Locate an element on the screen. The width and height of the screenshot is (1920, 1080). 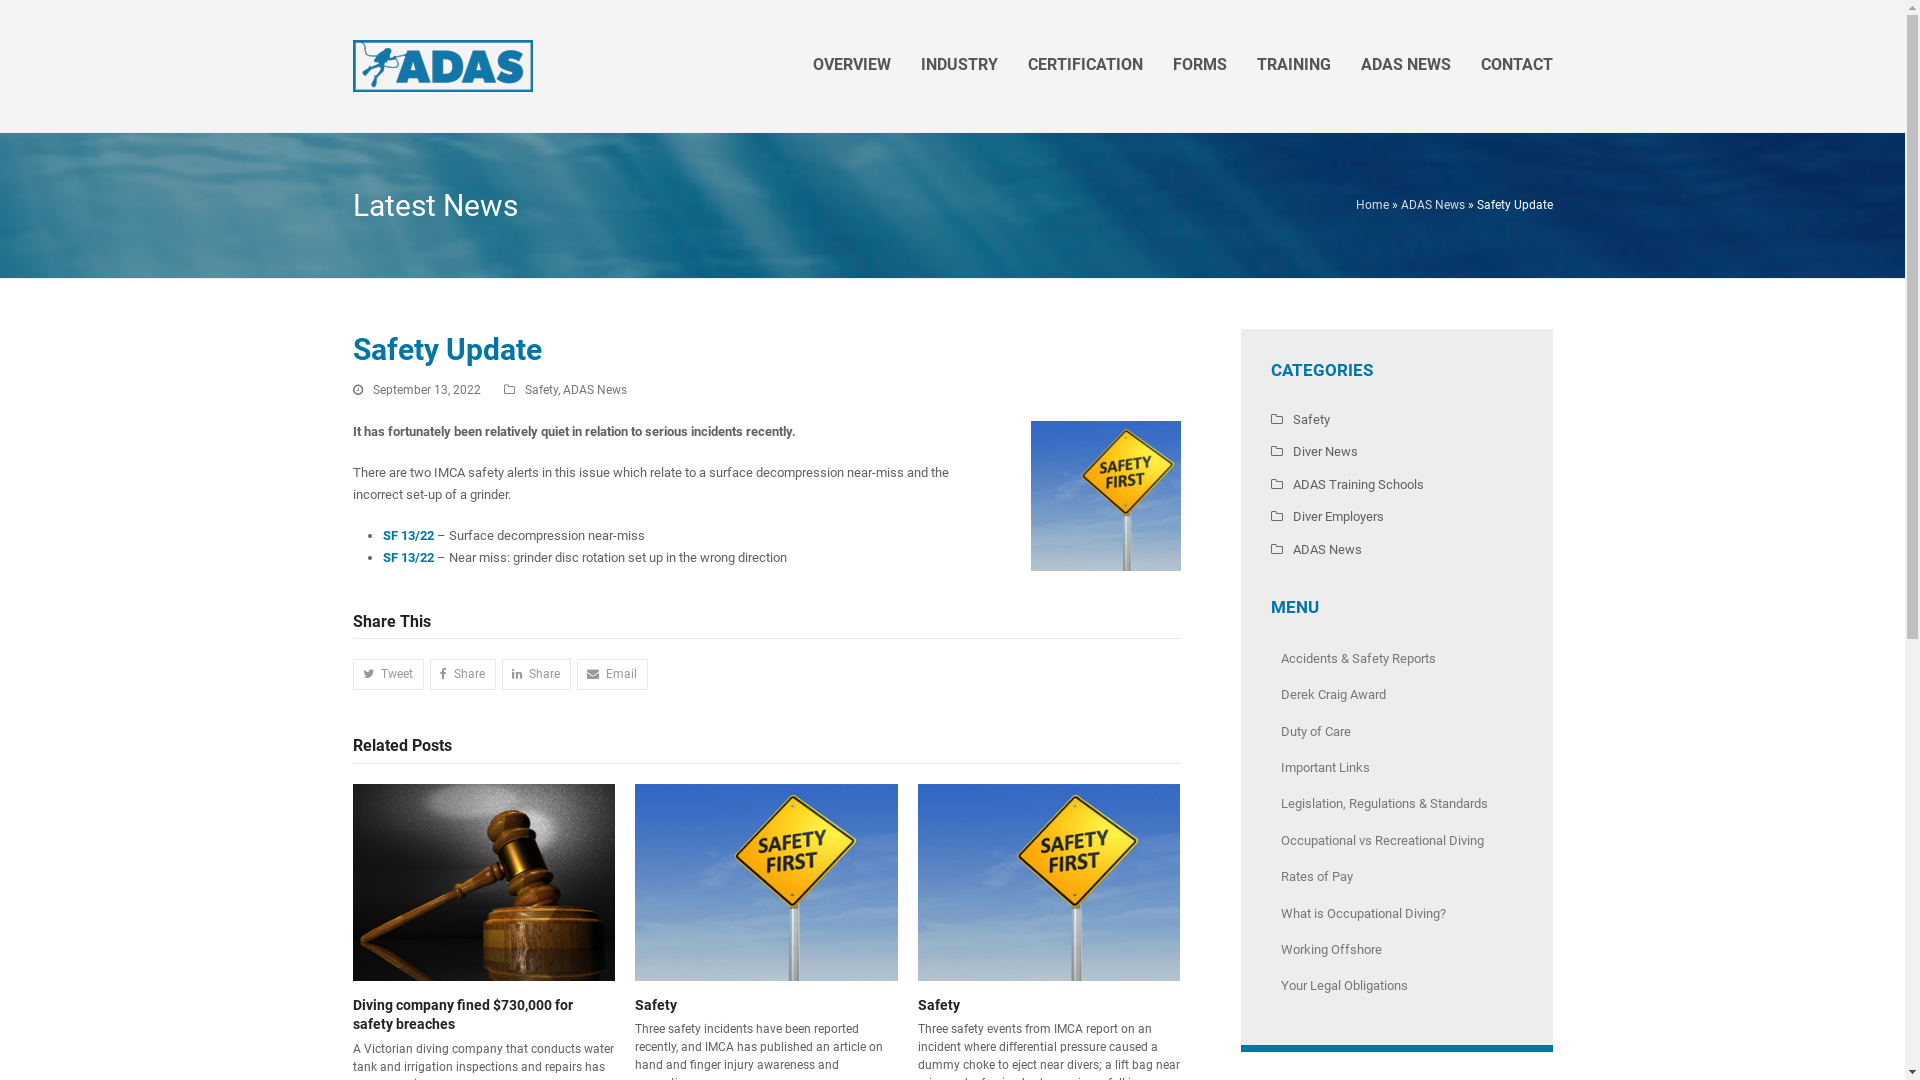
'Email' is located at coordinates (611, 674).